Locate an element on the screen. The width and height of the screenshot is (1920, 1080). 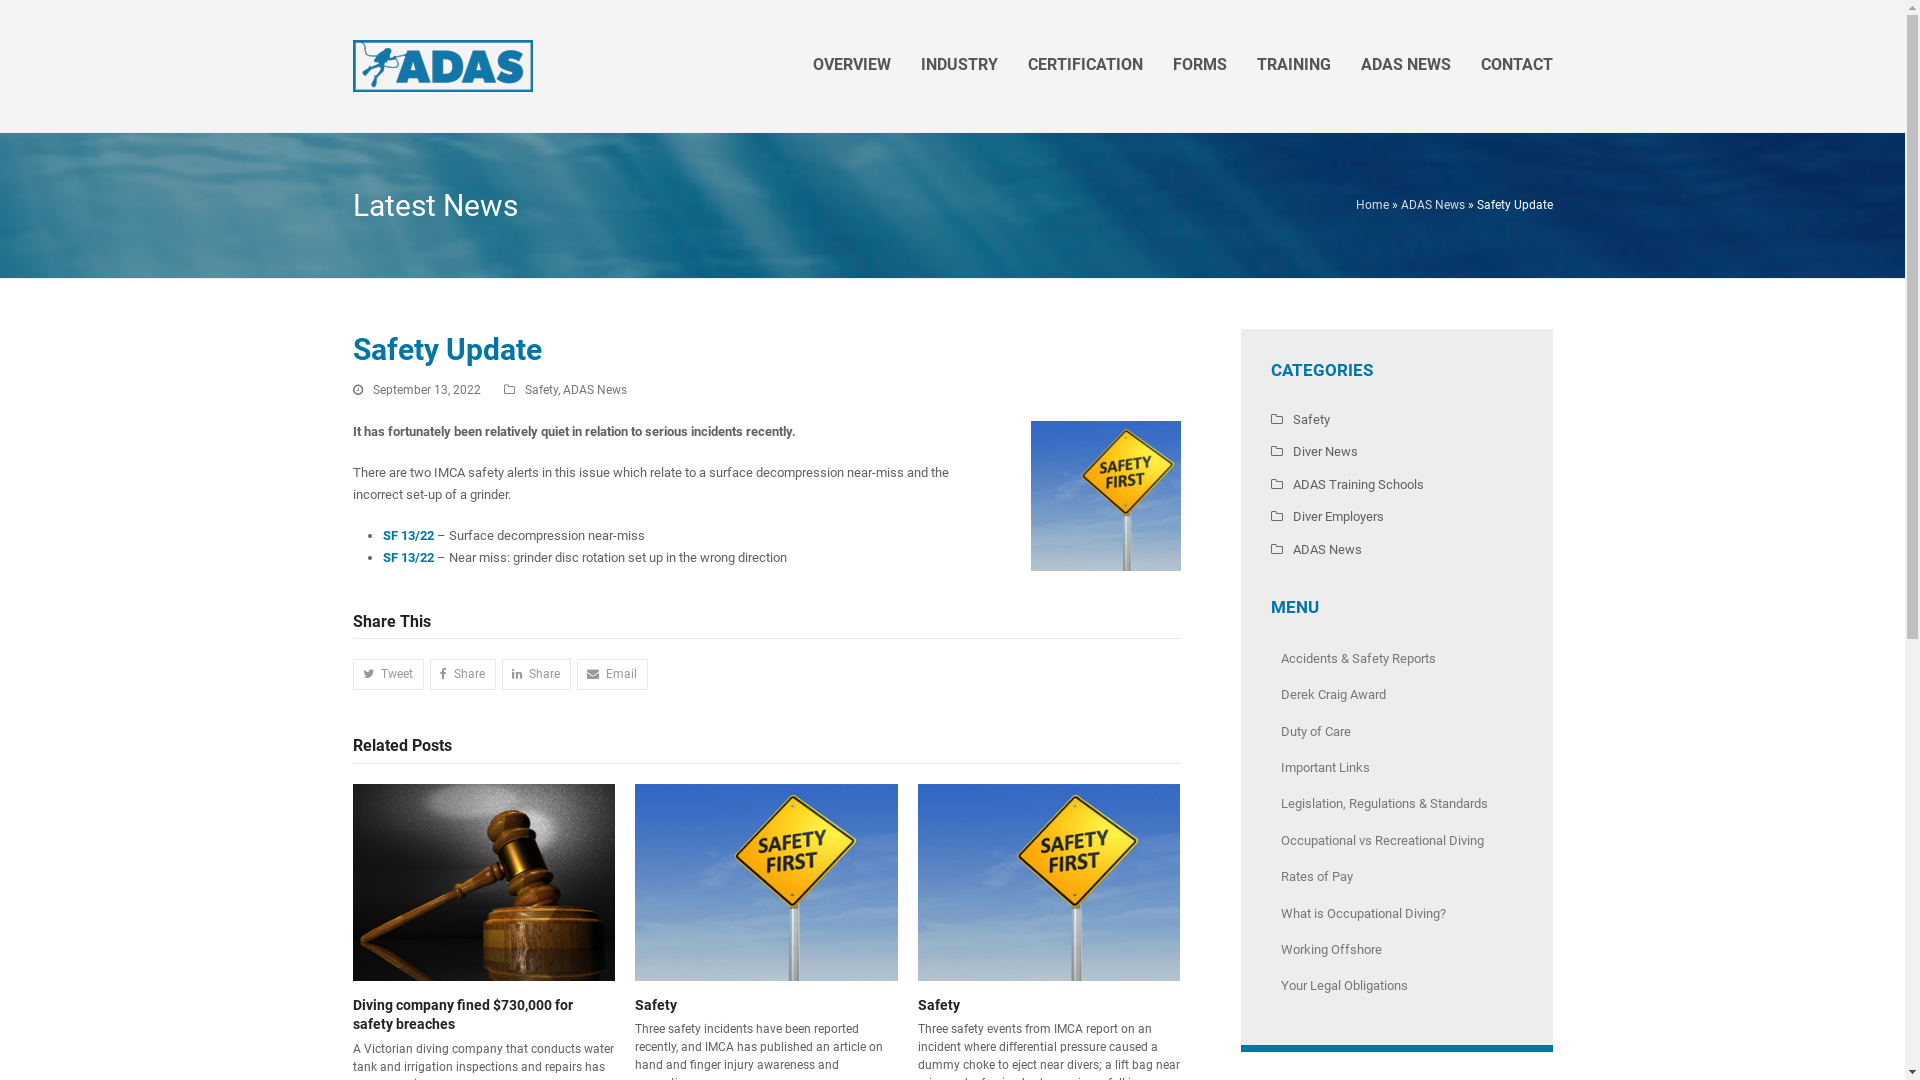
'Email' is located at coordinates (611, 674).